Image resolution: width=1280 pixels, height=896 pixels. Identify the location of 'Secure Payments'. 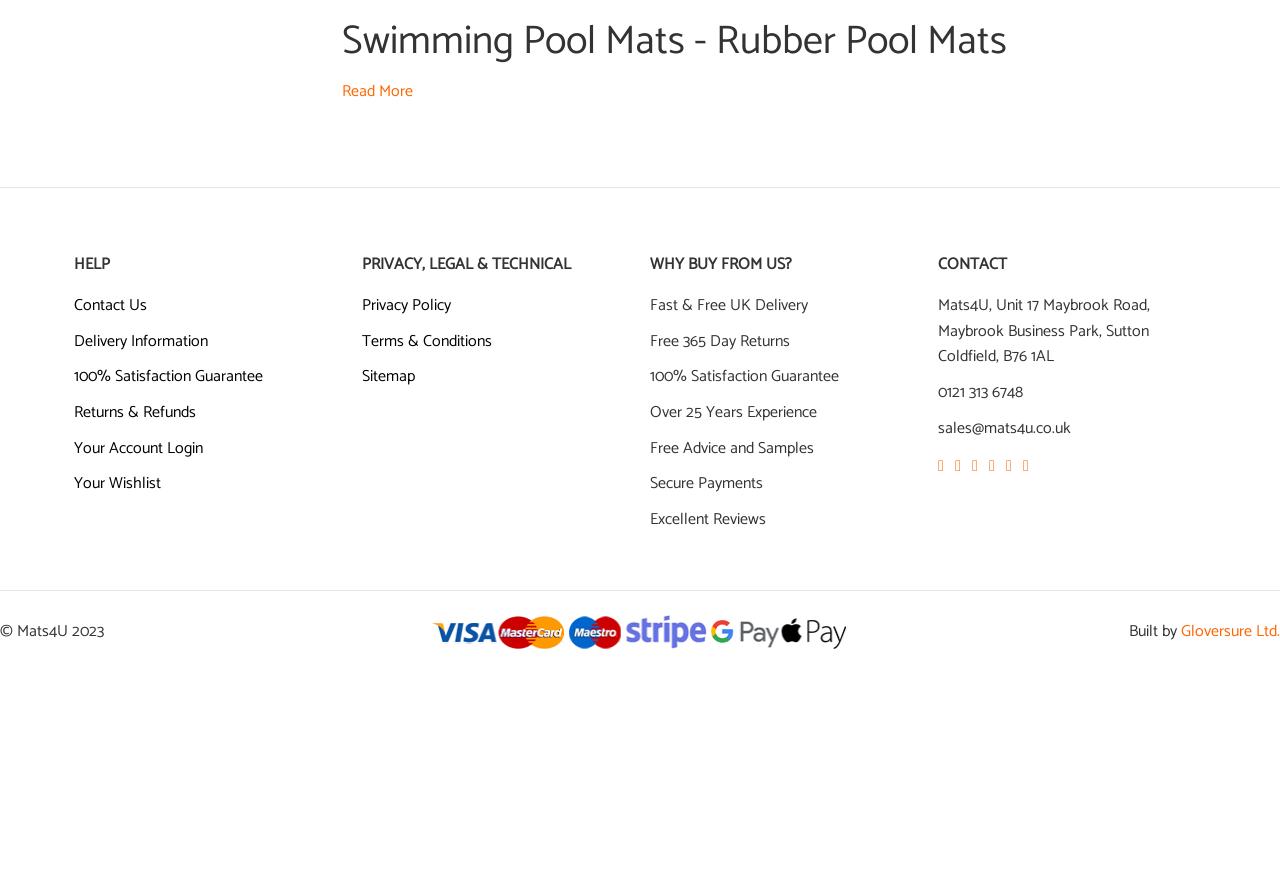
(649, 483).